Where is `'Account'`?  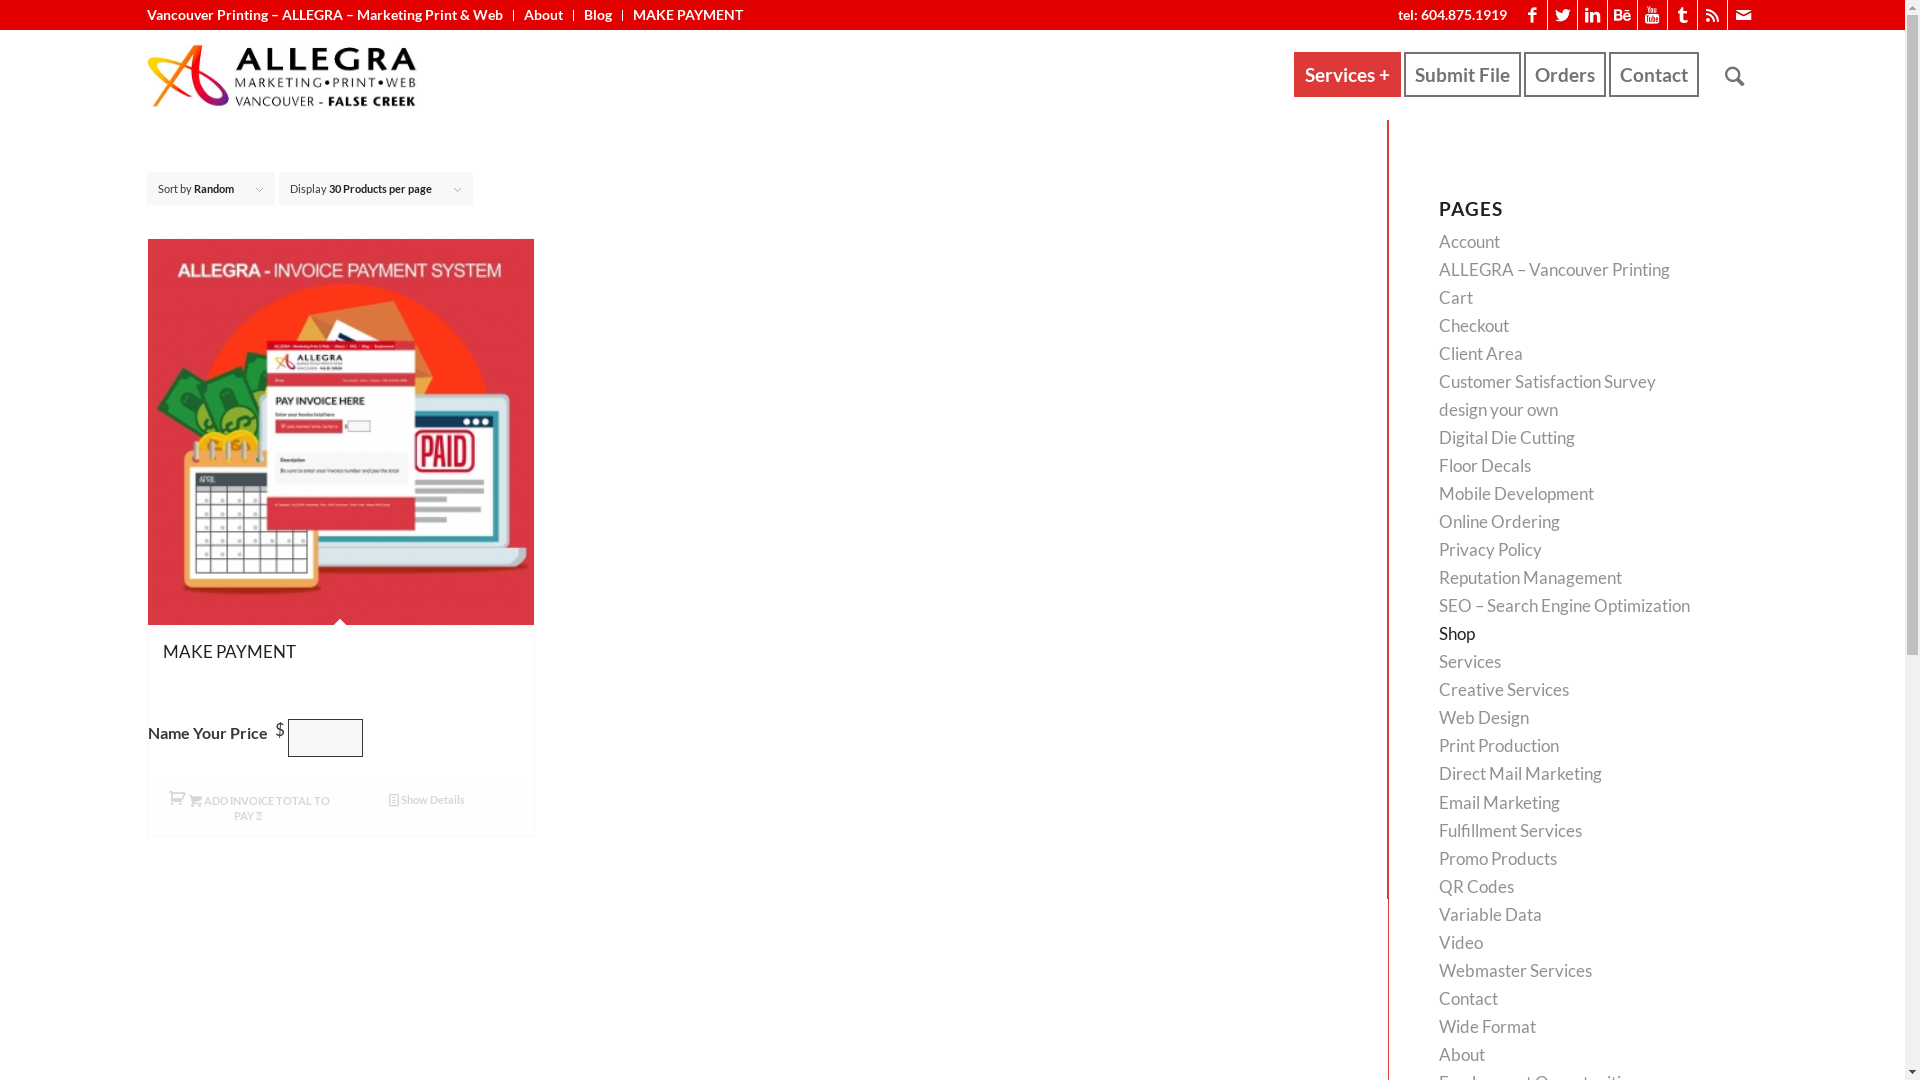
'Account' is located at coordinates (1469, 240).